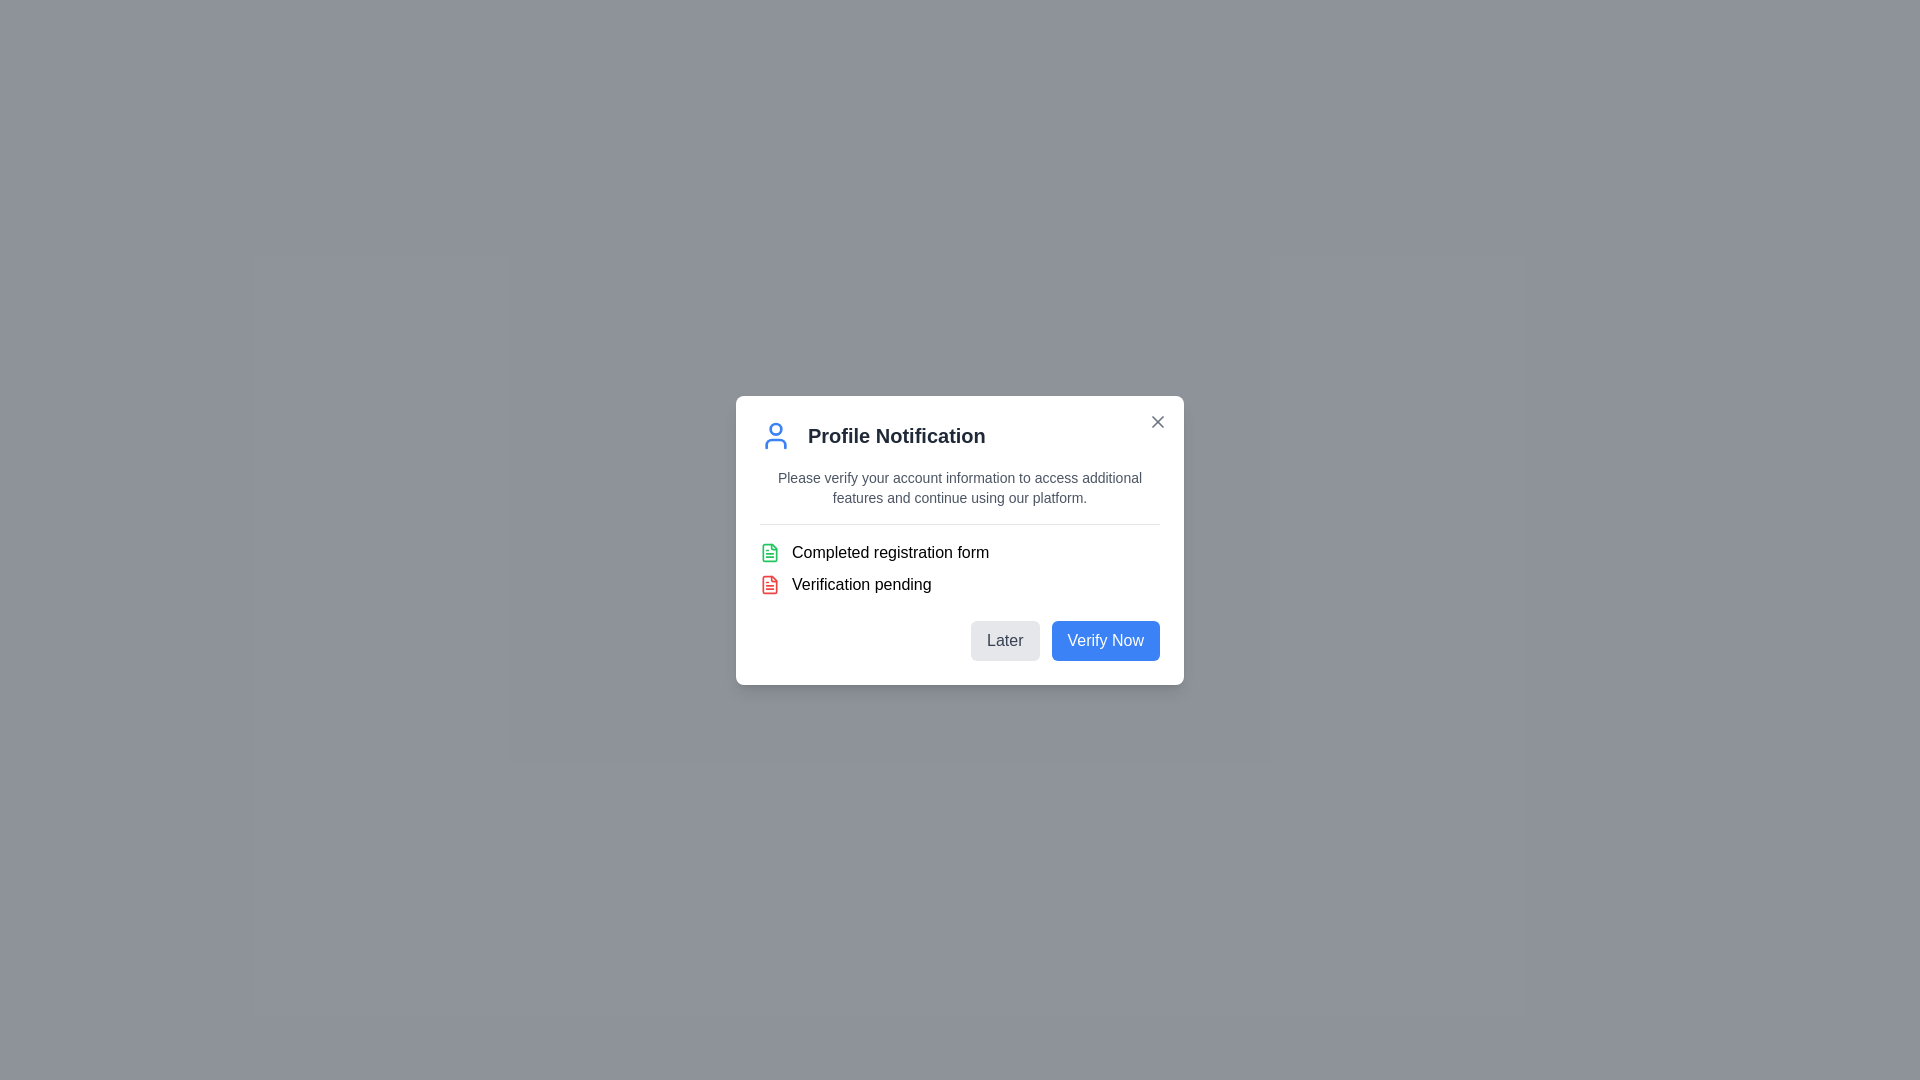  I want to click on the icon representing a completed registration form, located to the left of the text 'Completed registration form' in the 'Profile Notification' dialog box, so click(768, 552).